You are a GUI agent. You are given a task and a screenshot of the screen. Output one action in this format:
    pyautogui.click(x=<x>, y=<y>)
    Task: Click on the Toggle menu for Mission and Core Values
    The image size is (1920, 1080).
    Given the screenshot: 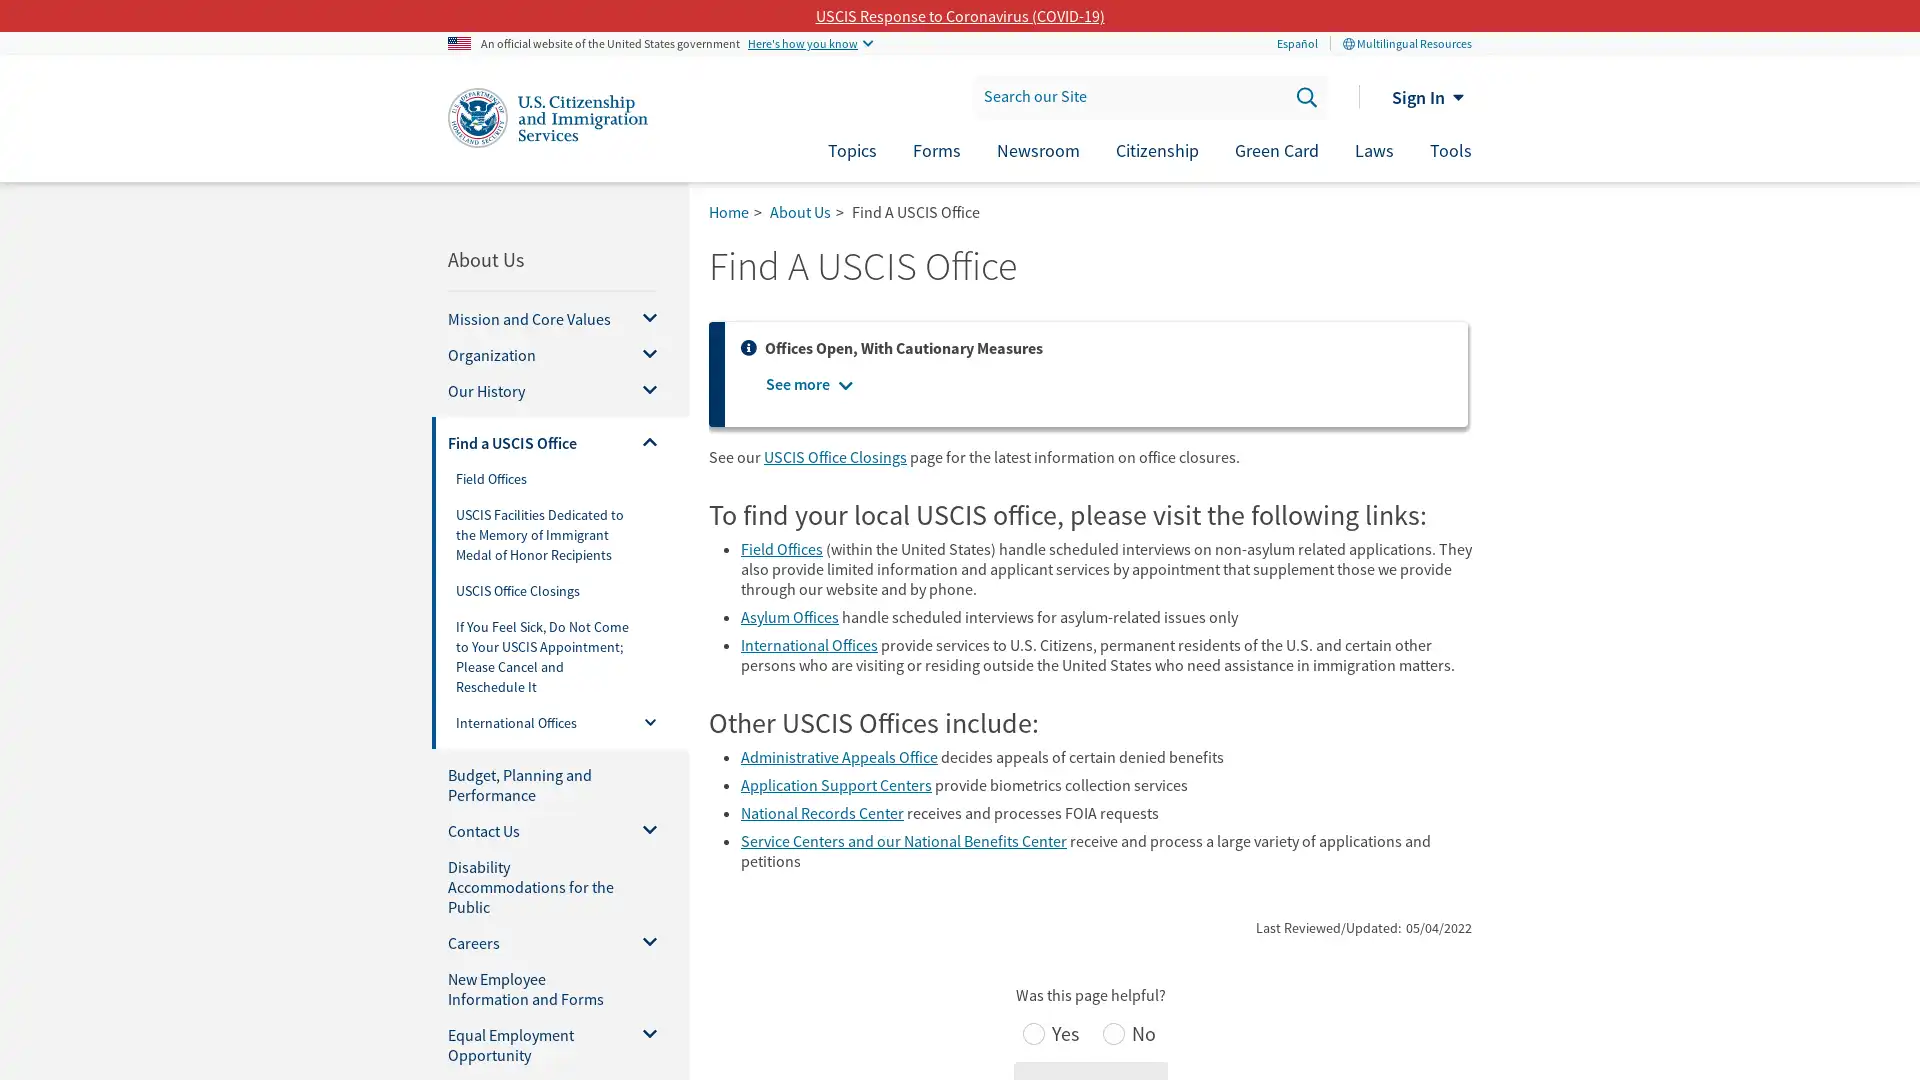 What is the action you would take?
    pyautogui.click(x=642, y=318)
    